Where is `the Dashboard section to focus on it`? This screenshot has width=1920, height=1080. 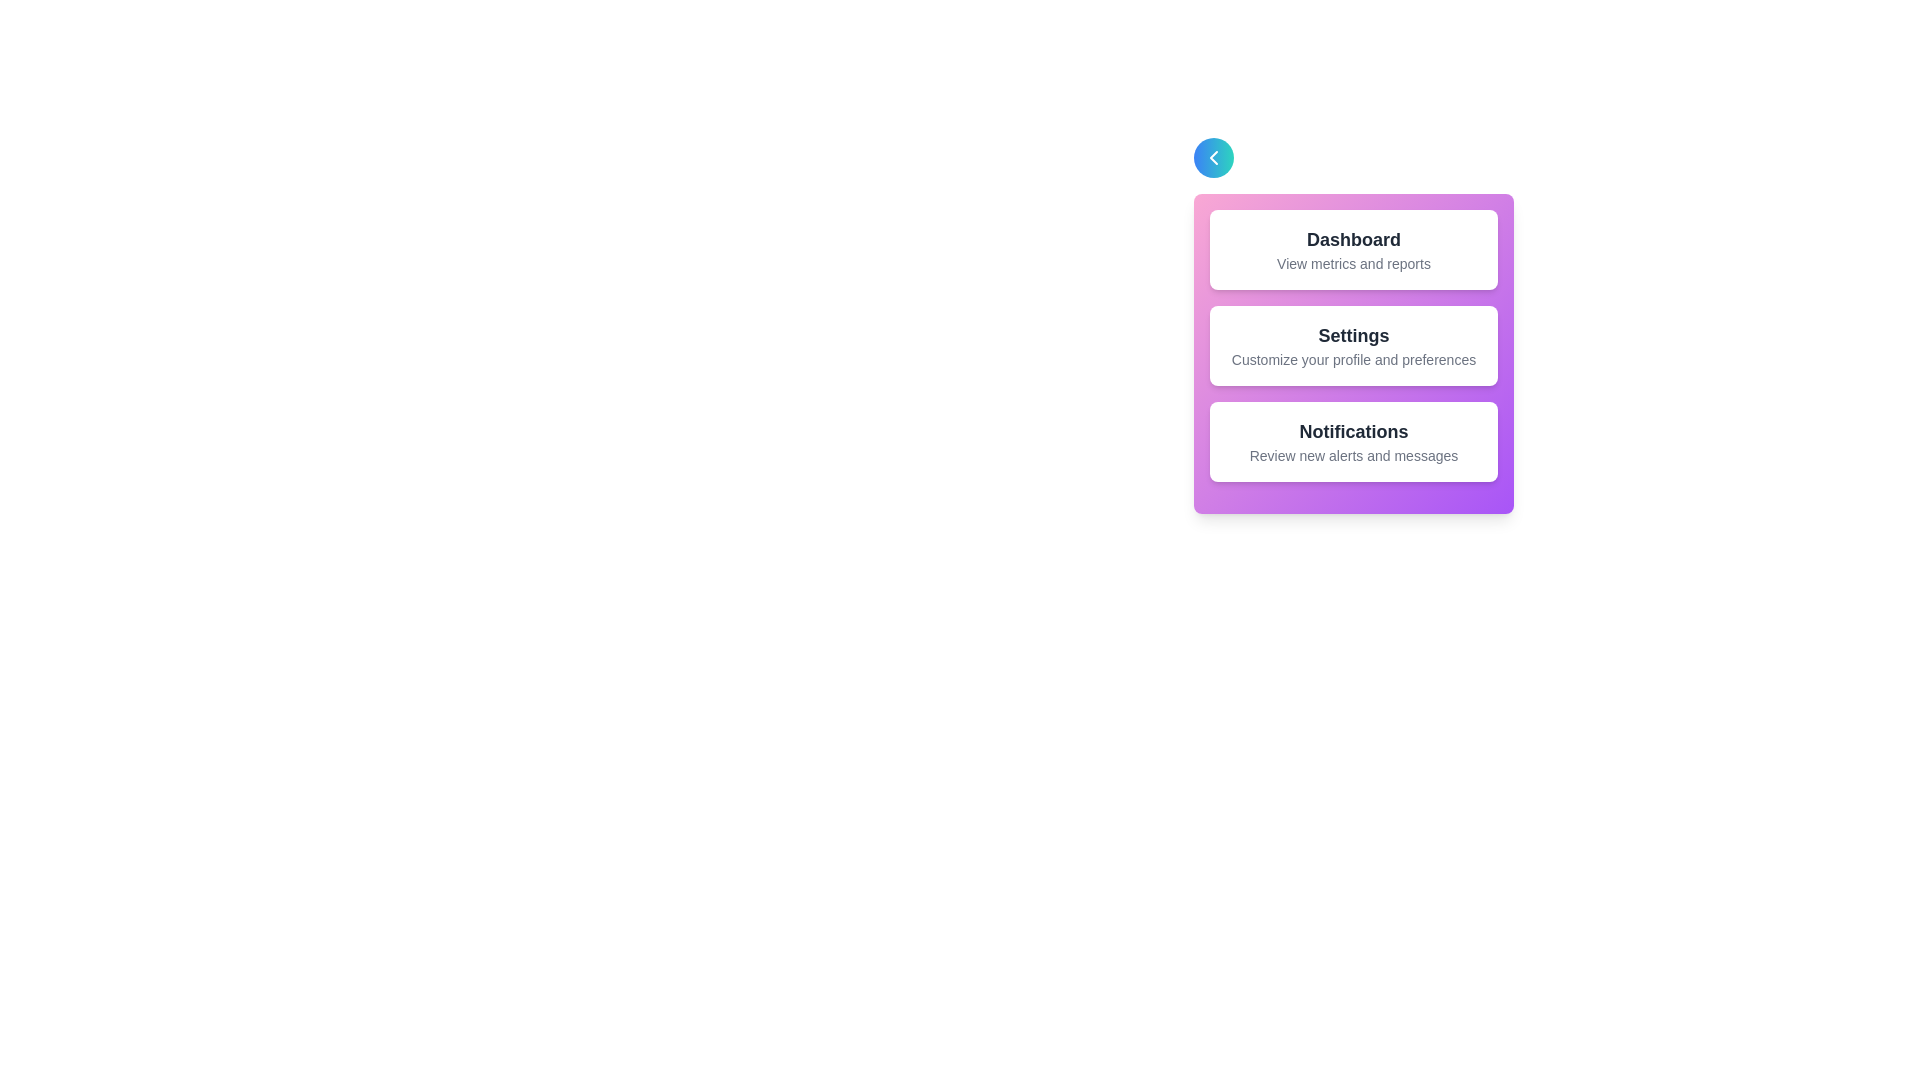
the Dashboard section to focus on it is located at coordinates (1353, 249).